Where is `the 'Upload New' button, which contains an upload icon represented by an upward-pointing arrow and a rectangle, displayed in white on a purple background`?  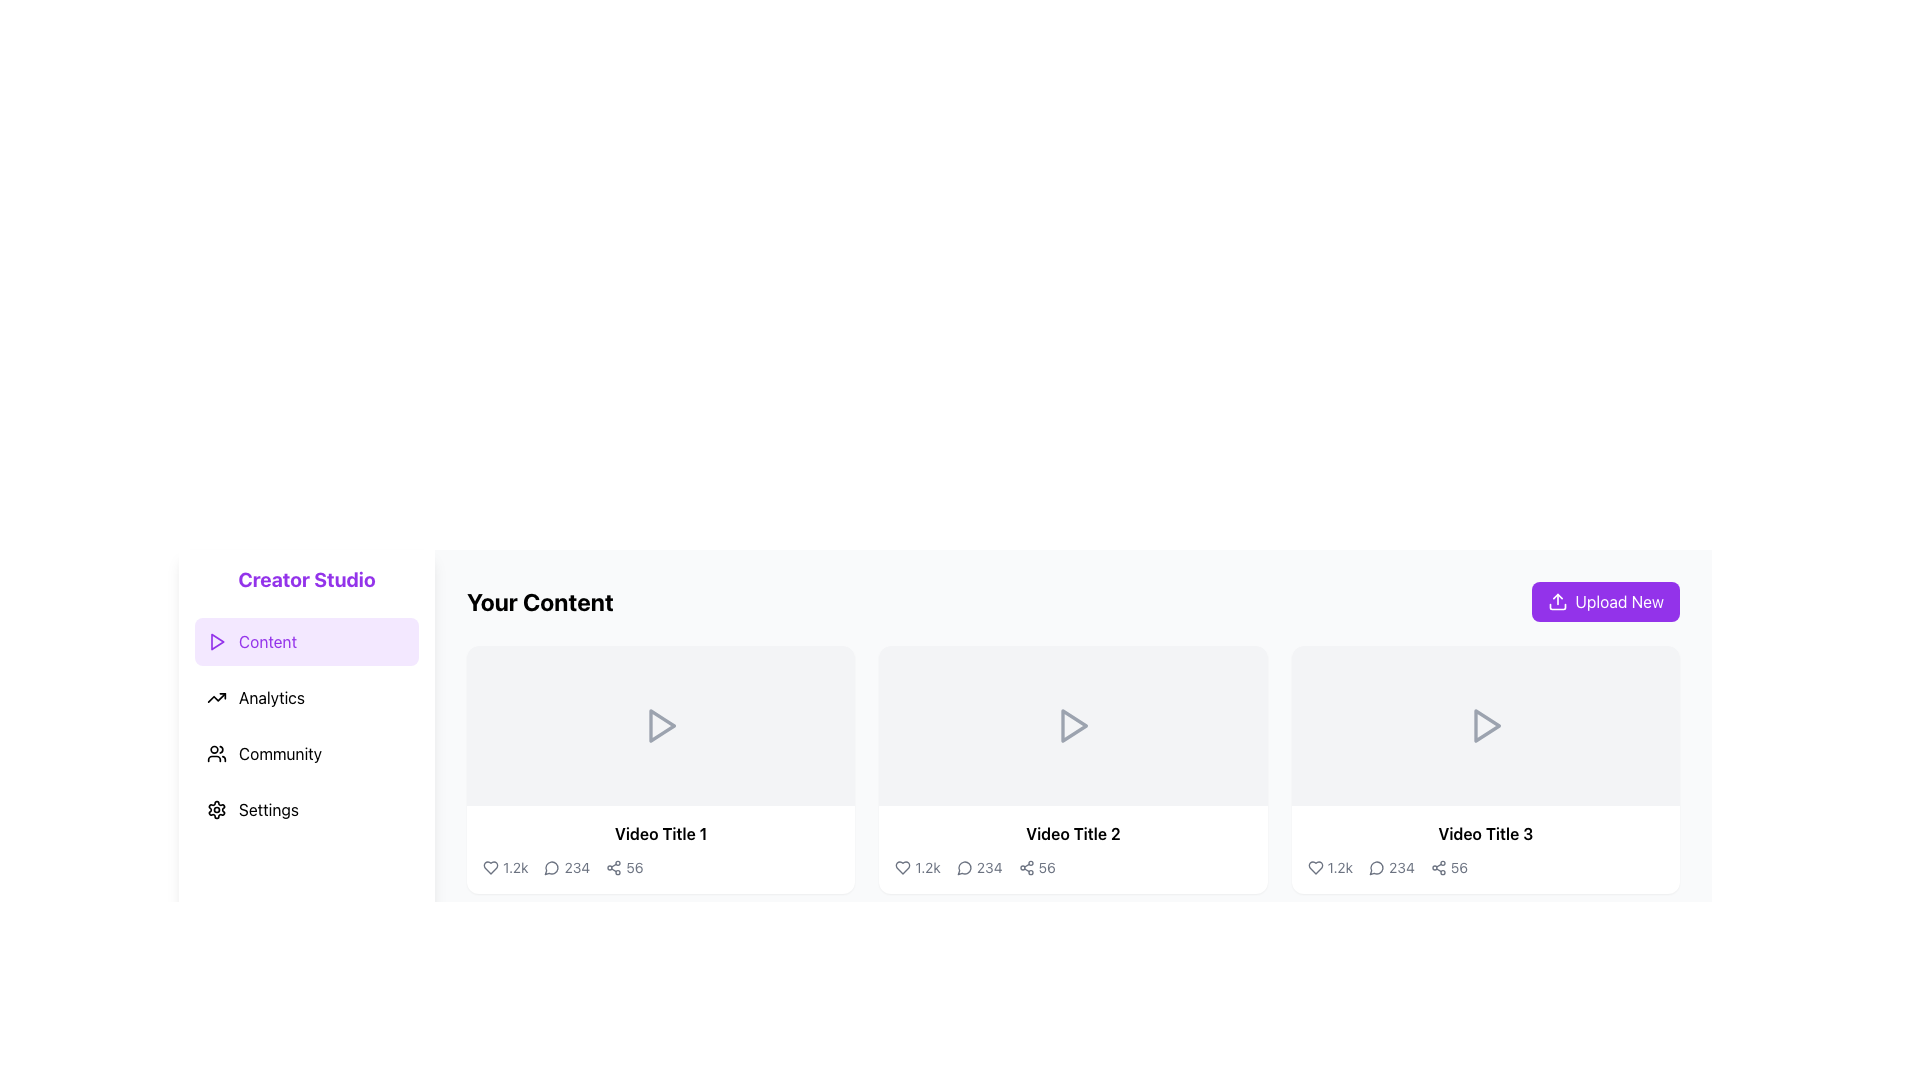 the 'Upload New' button, which contains an upload icon represented by an upward-pointing arrow and a rectangle, displayed in white on a purple background is located at coordinates (1556, 600).